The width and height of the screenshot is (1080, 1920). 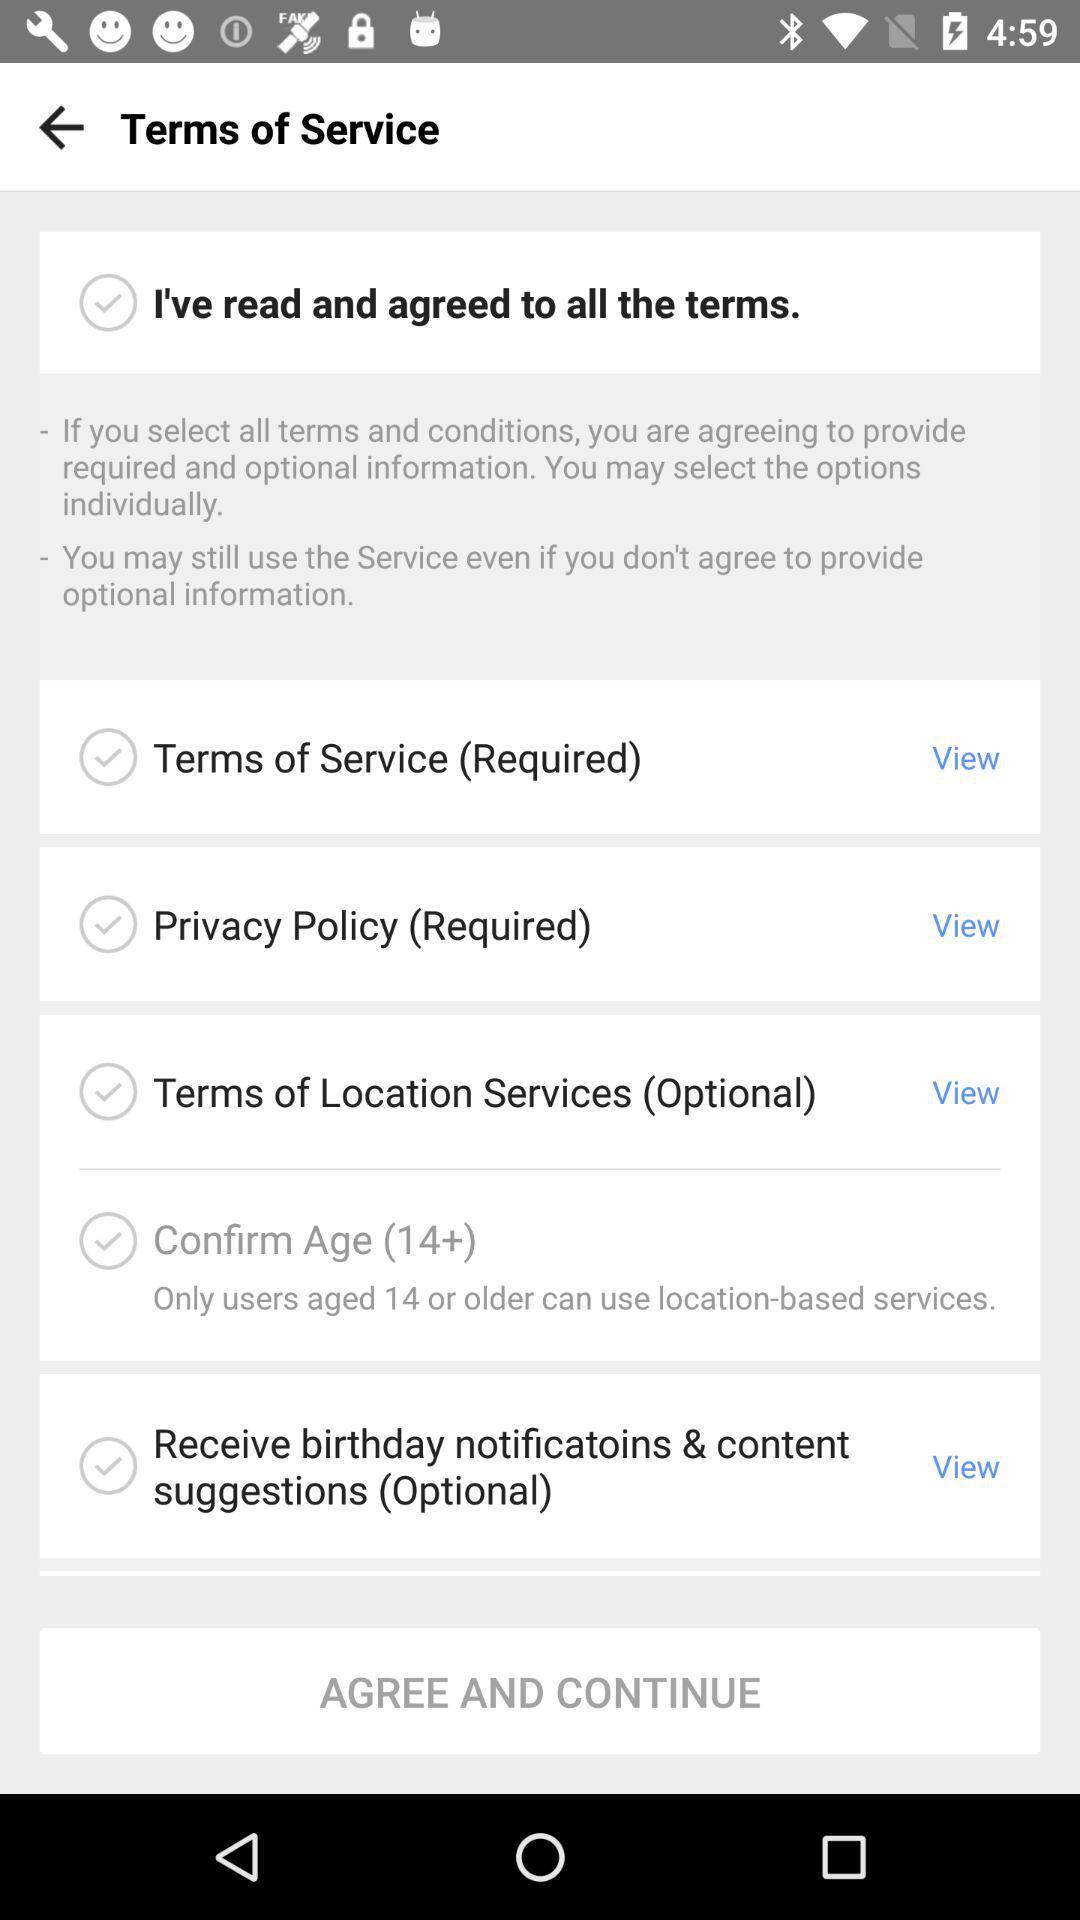 I want to click on privacy policy, so click(x=108, y=923).